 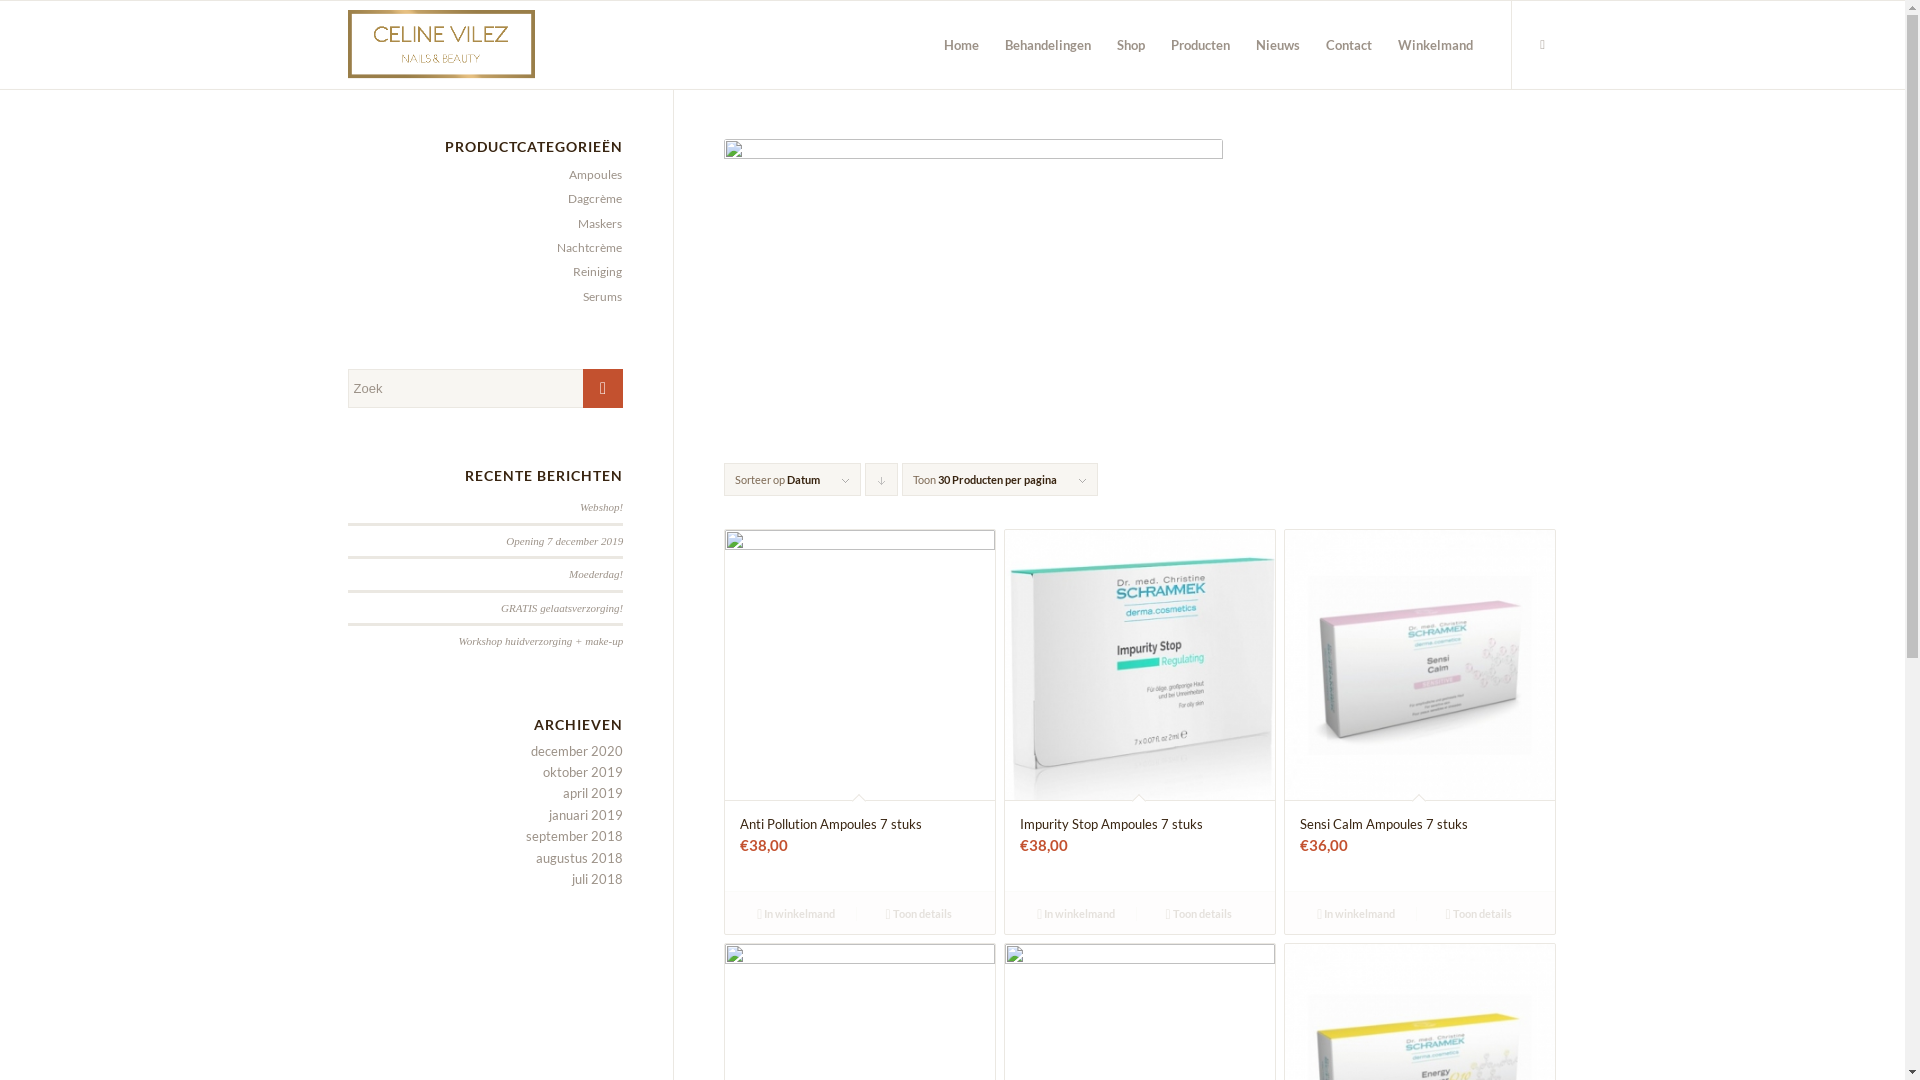 What do you see at coordinates (1103, 45) in the screenshot?
I see `'Shop'` at bounding box center [1103, 45].